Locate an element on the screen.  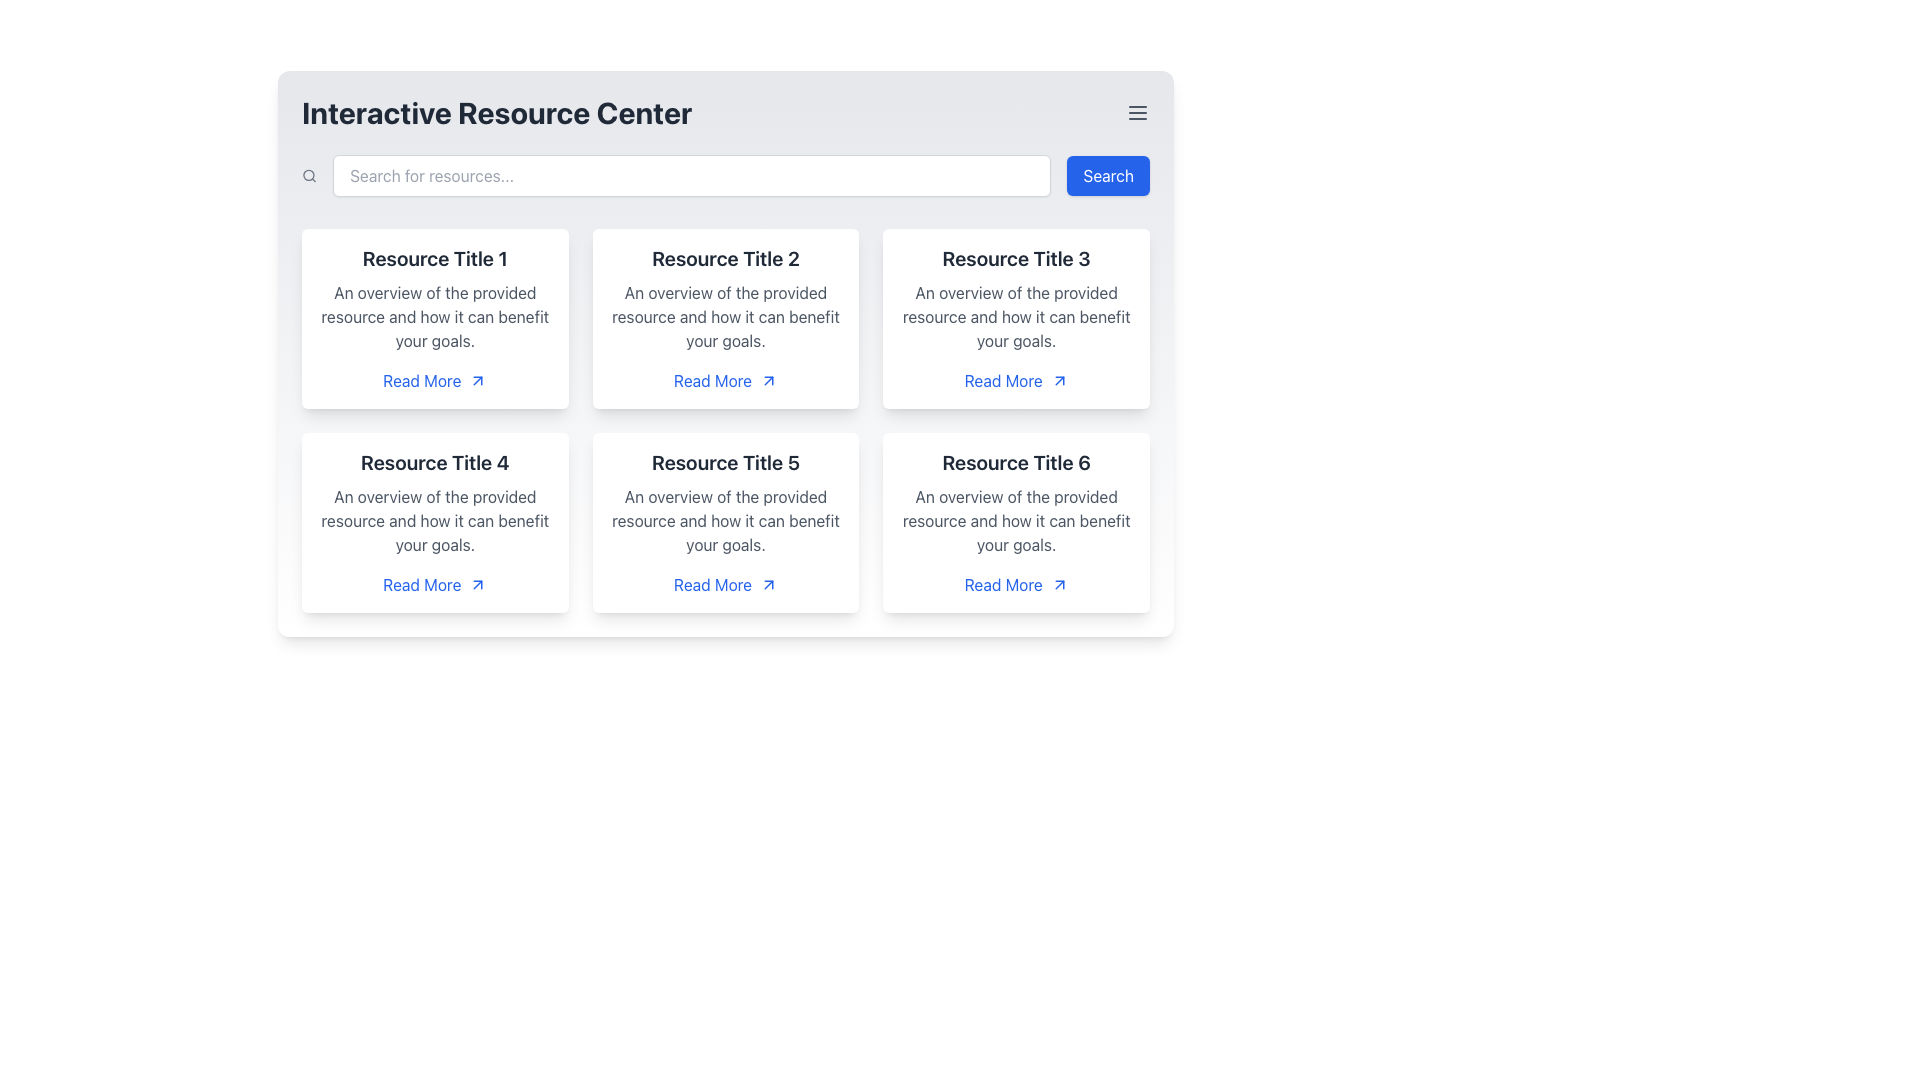
description of the Text Label located within the card labeled 'Resource Title 6', which is the second textual entry below the title and above the 'Read More' link is located at coordinates (1016, 519).